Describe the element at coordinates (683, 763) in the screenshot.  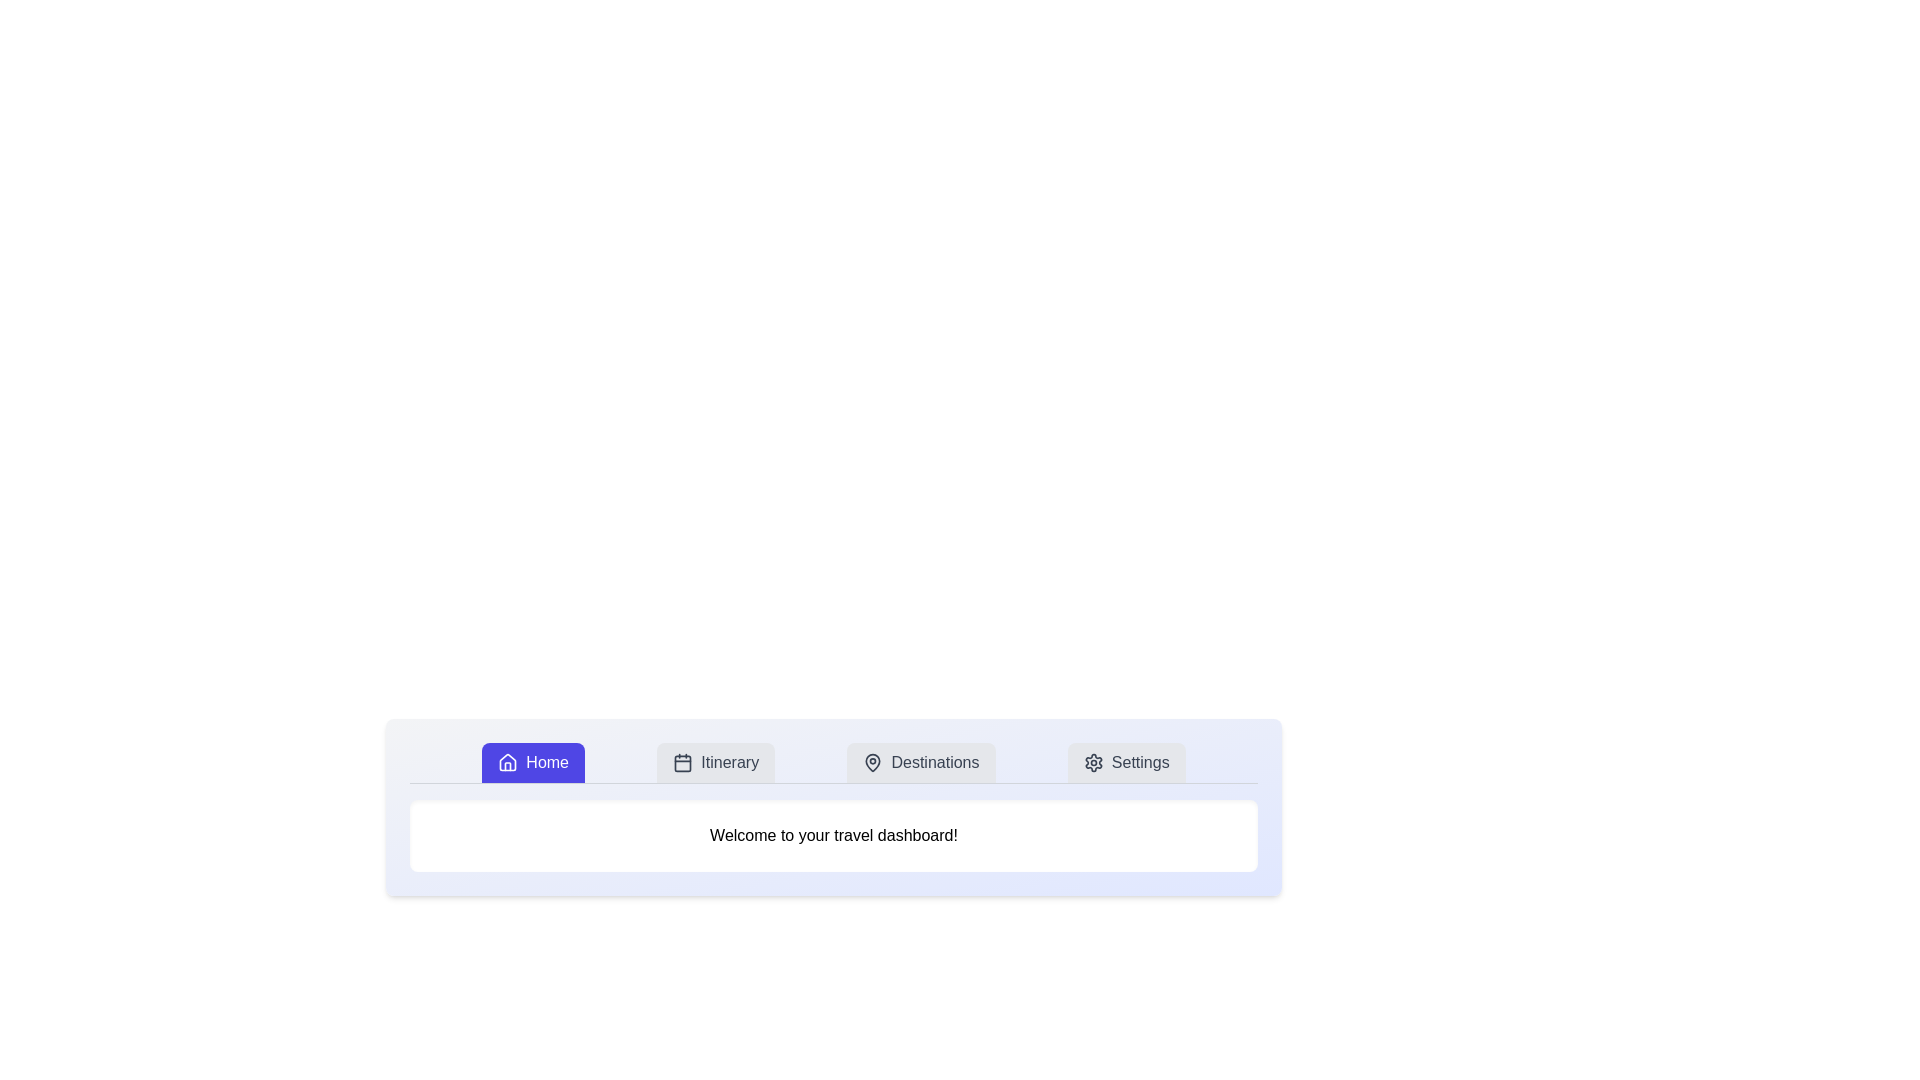
I see `the calendar icon located near the center of the navigation menu bar, to the right of the 'Home' button` at that location.